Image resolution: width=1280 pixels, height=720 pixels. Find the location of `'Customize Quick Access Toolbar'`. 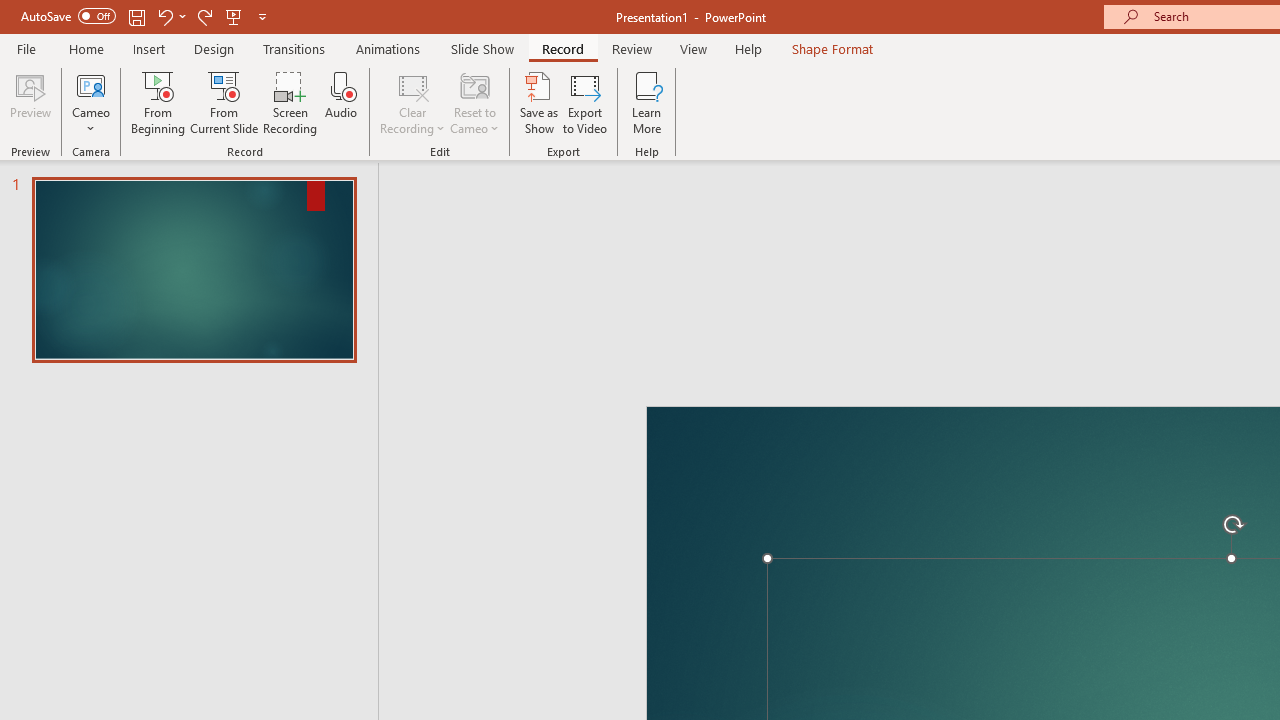

'Customize Quick Access Toolbar' is located at coordinates (262, 16).